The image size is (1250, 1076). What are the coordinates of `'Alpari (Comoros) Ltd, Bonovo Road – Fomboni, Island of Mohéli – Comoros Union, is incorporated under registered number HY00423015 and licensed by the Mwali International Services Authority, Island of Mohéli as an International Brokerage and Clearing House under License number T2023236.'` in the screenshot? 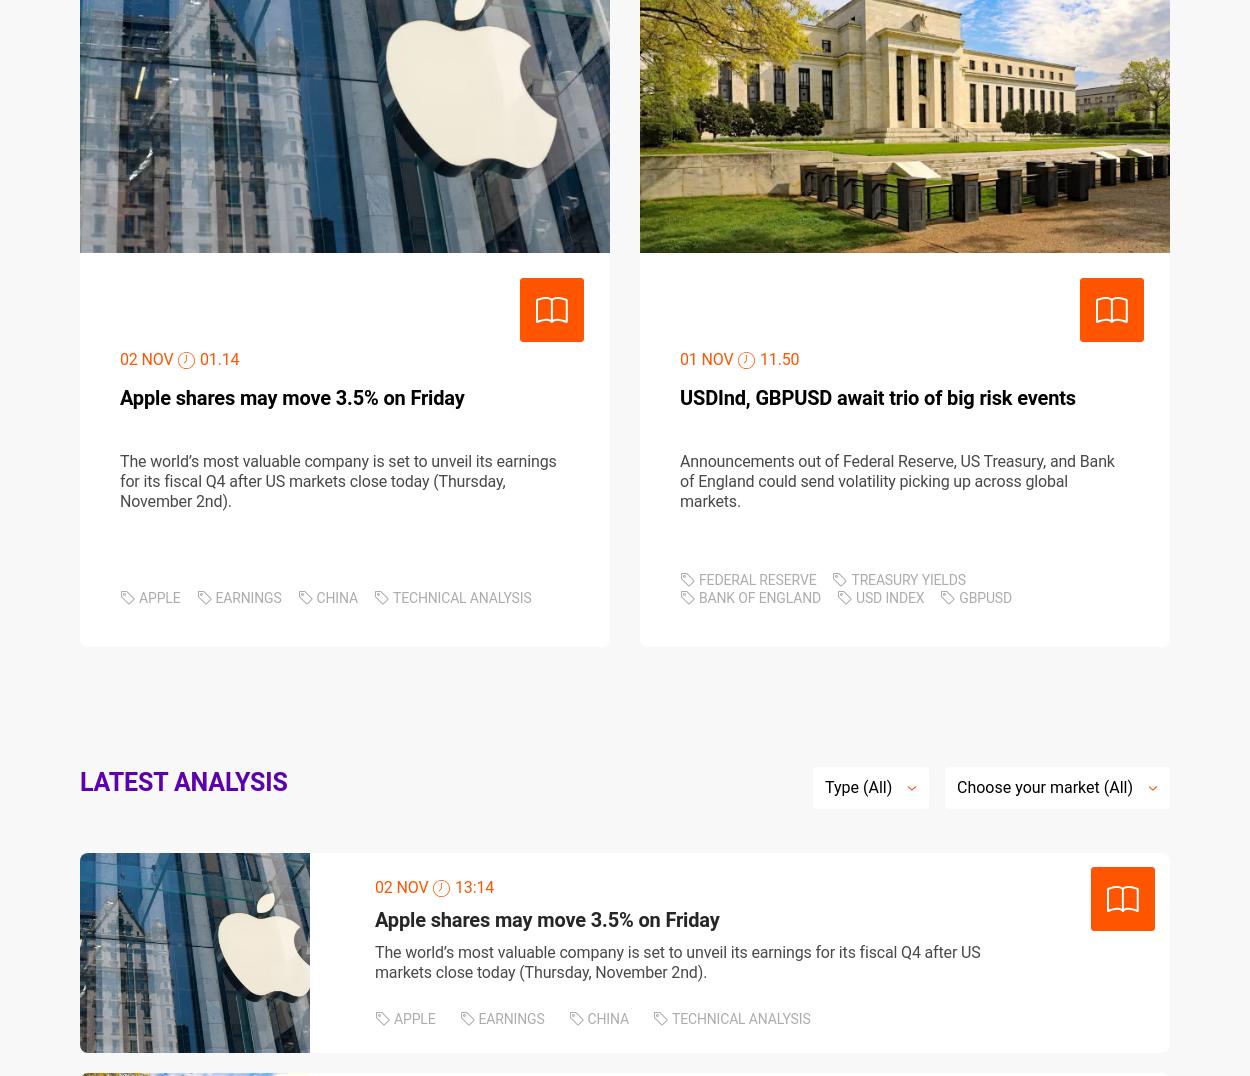 It's located at (607, 772).